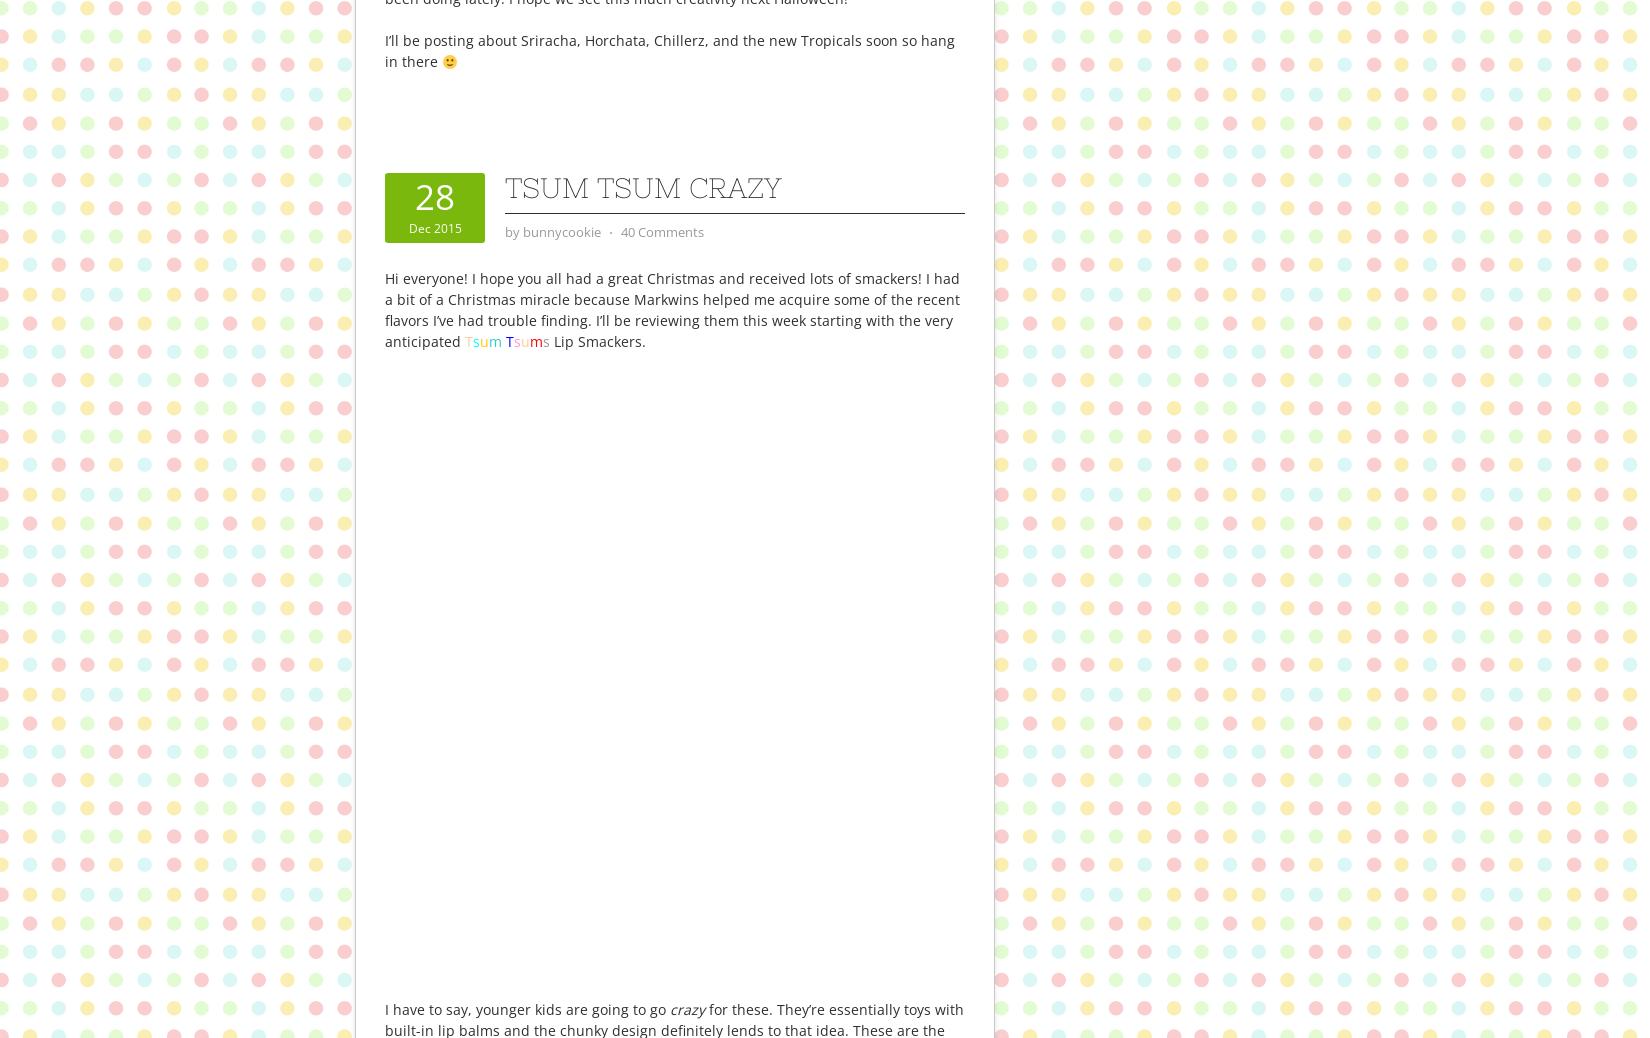 The height and width of the screenshot is (1038, 1650). What do you see at coordinates (384, 1008) in the screenshot?
I see `'I have to say, younger kids are going to go'` at bounding box center [384, 1008].